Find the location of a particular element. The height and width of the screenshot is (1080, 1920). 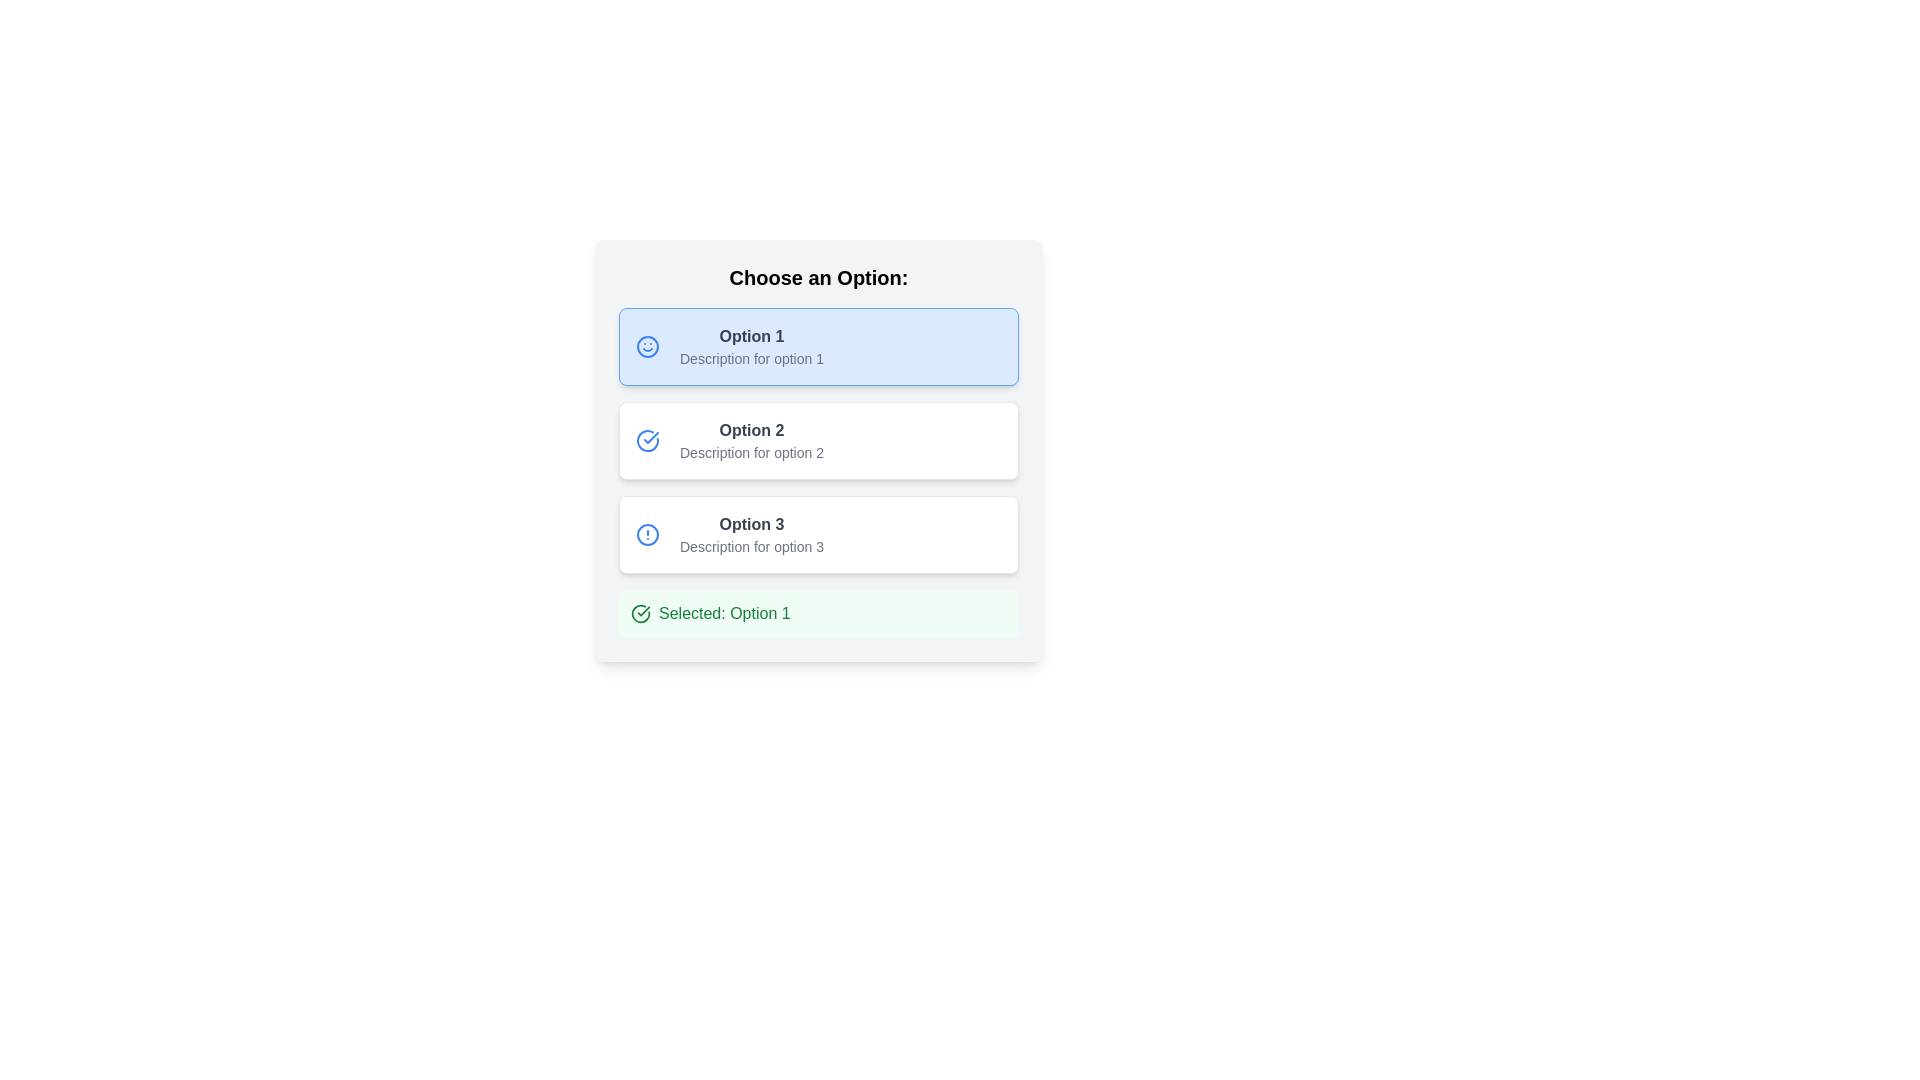

the selectable list option titled 'Option 2', which is the second item in the list is located at coordinates (751, 439).